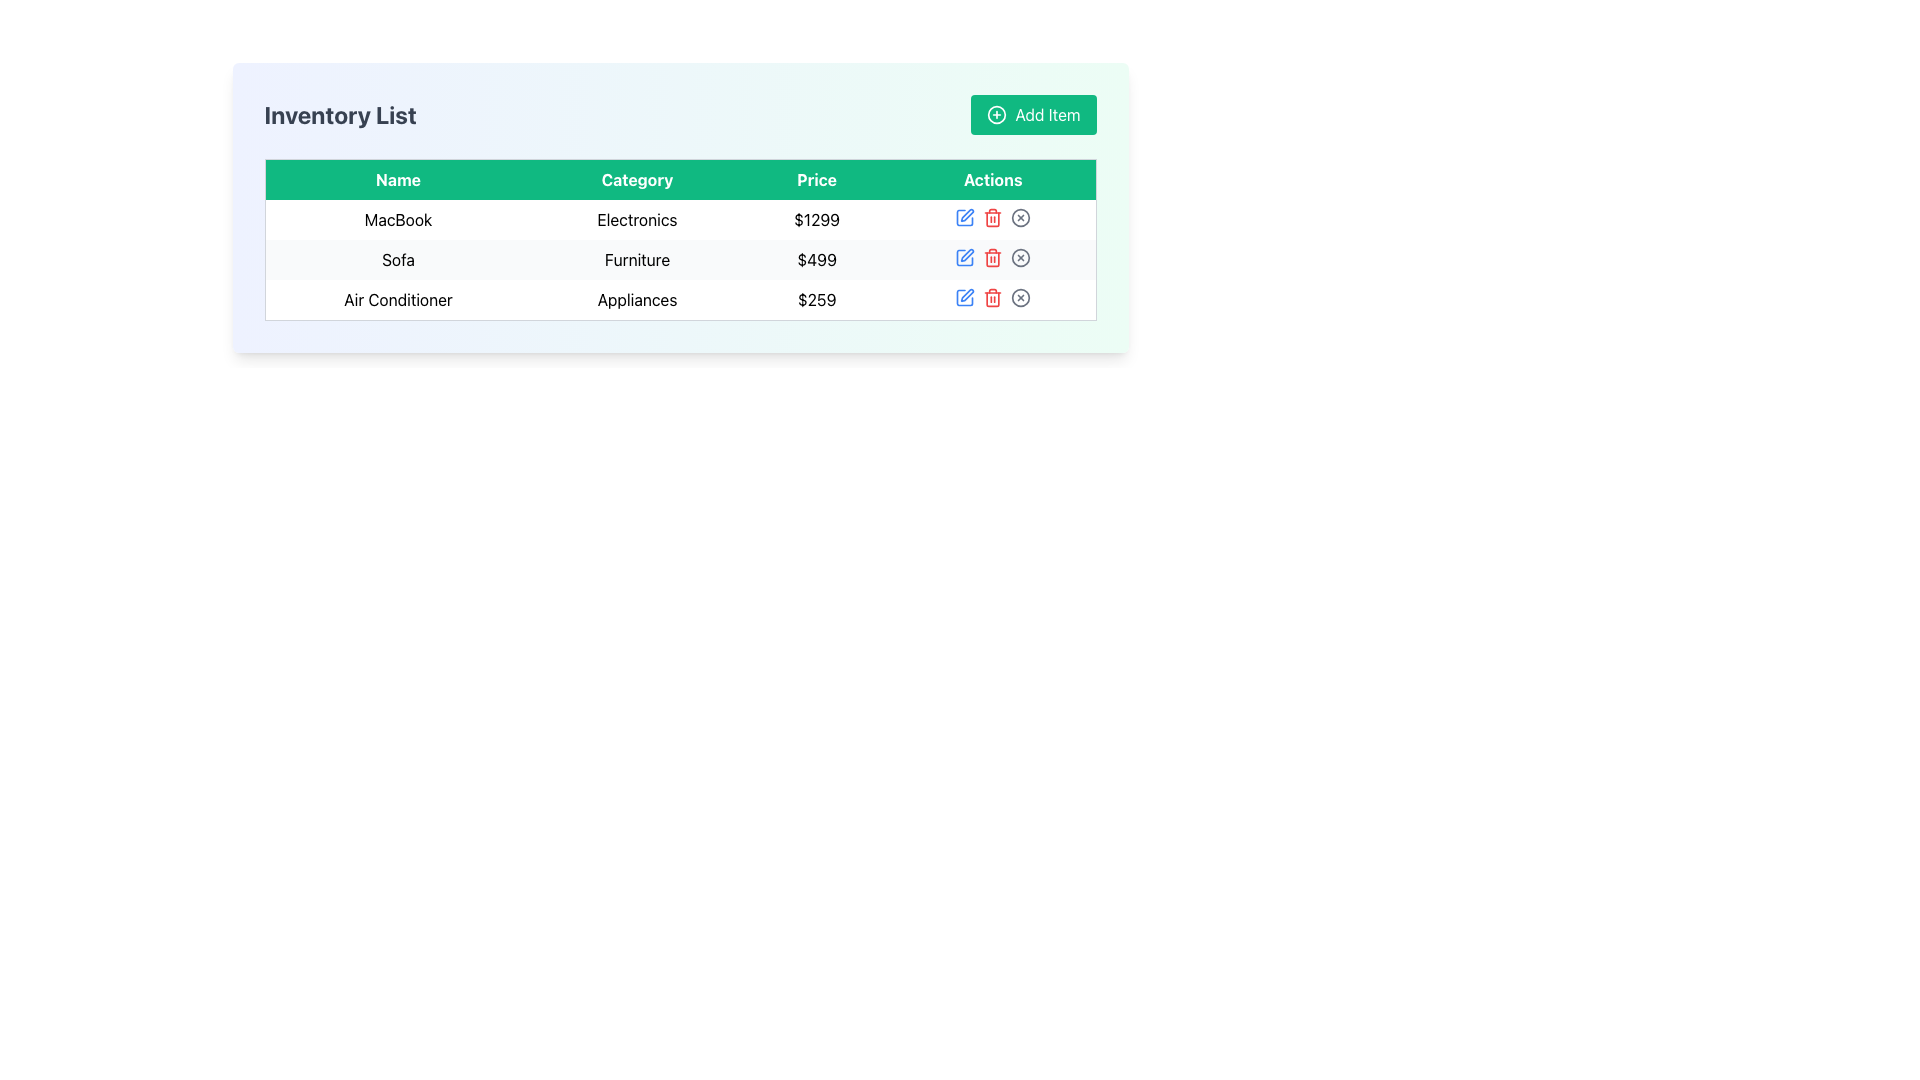  Describe the element at coordinates (997, 115) in the screenshot. I see `the 'Add Item' button located in the top-right corner of the inventory section, which contains a circular icon with a plus sign at its center` at that location.